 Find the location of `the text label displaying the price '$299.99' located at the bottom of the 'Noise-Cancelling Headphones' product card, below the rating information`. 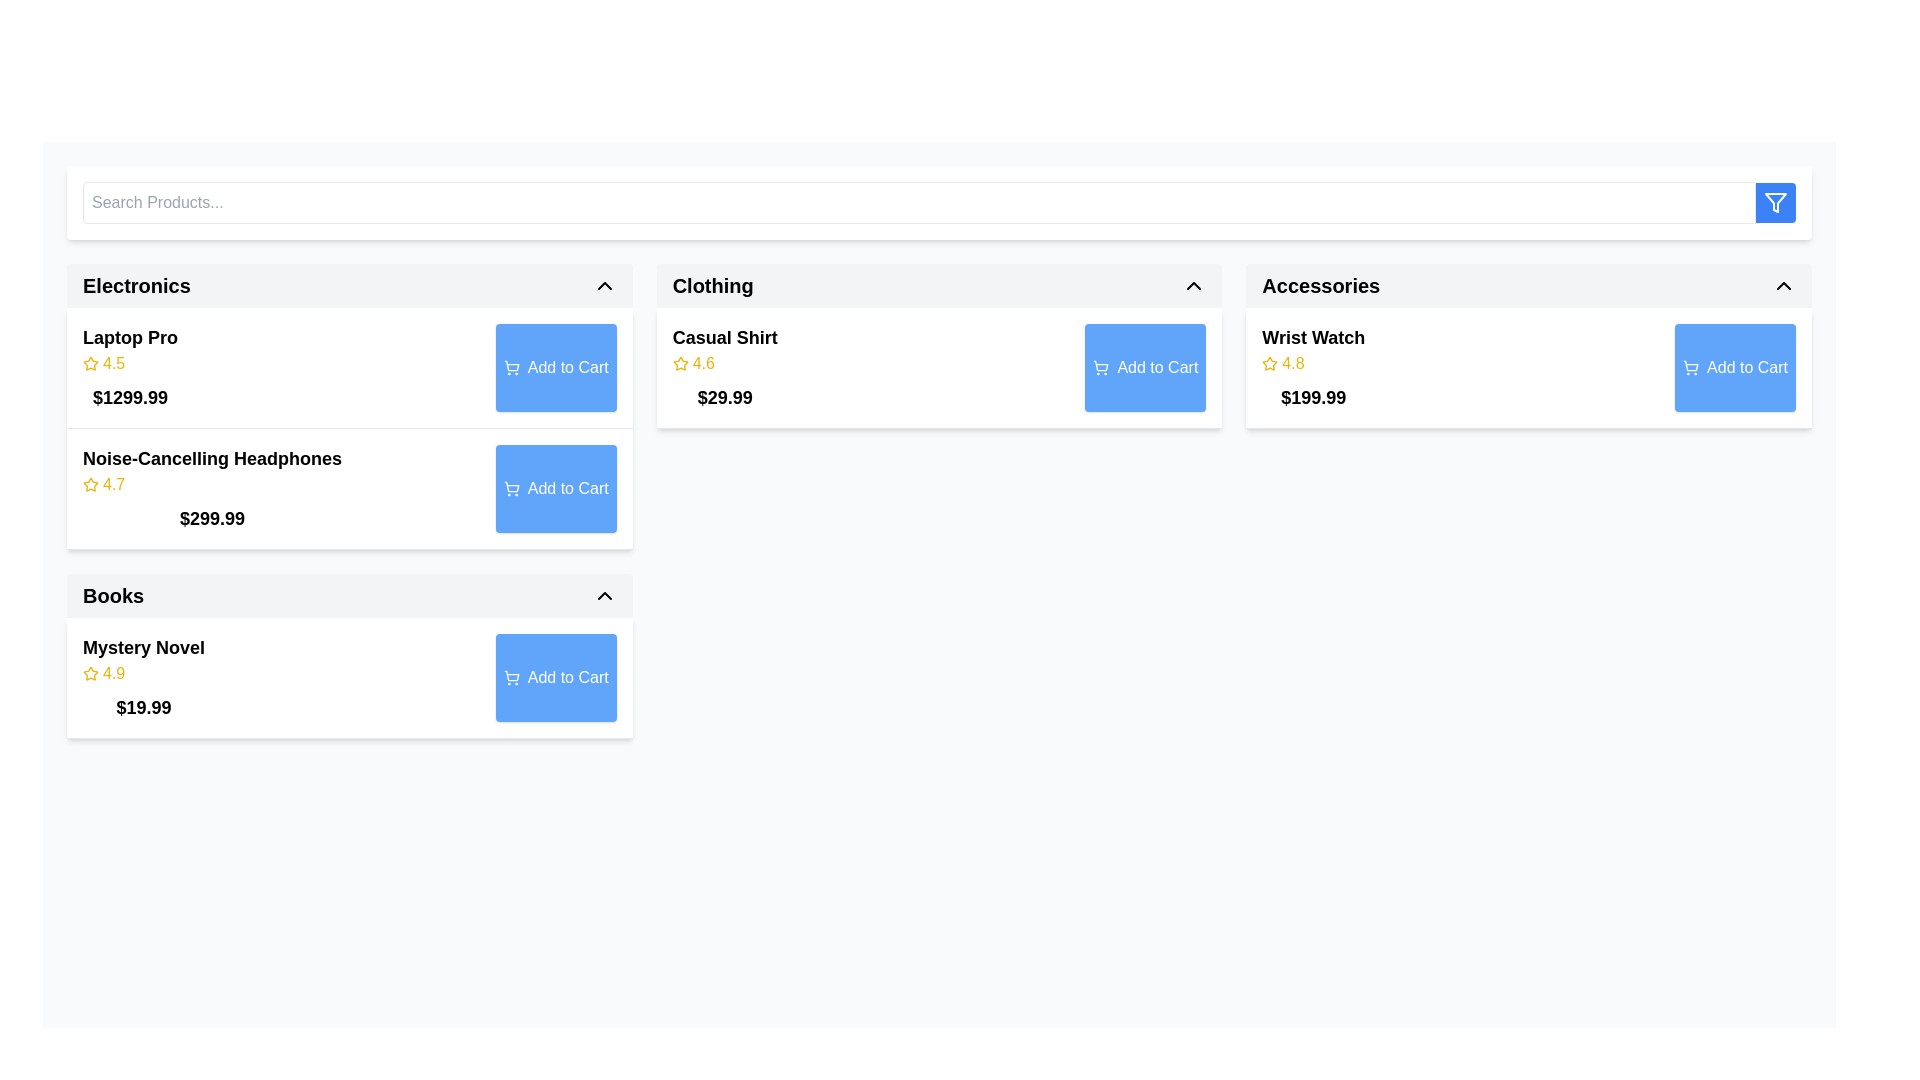

the text label displaying the price '$299.99' located at the bottom of the 'Noise-Cancelling Headphones' product card, below the rating information is located at coordinates (212, 518).